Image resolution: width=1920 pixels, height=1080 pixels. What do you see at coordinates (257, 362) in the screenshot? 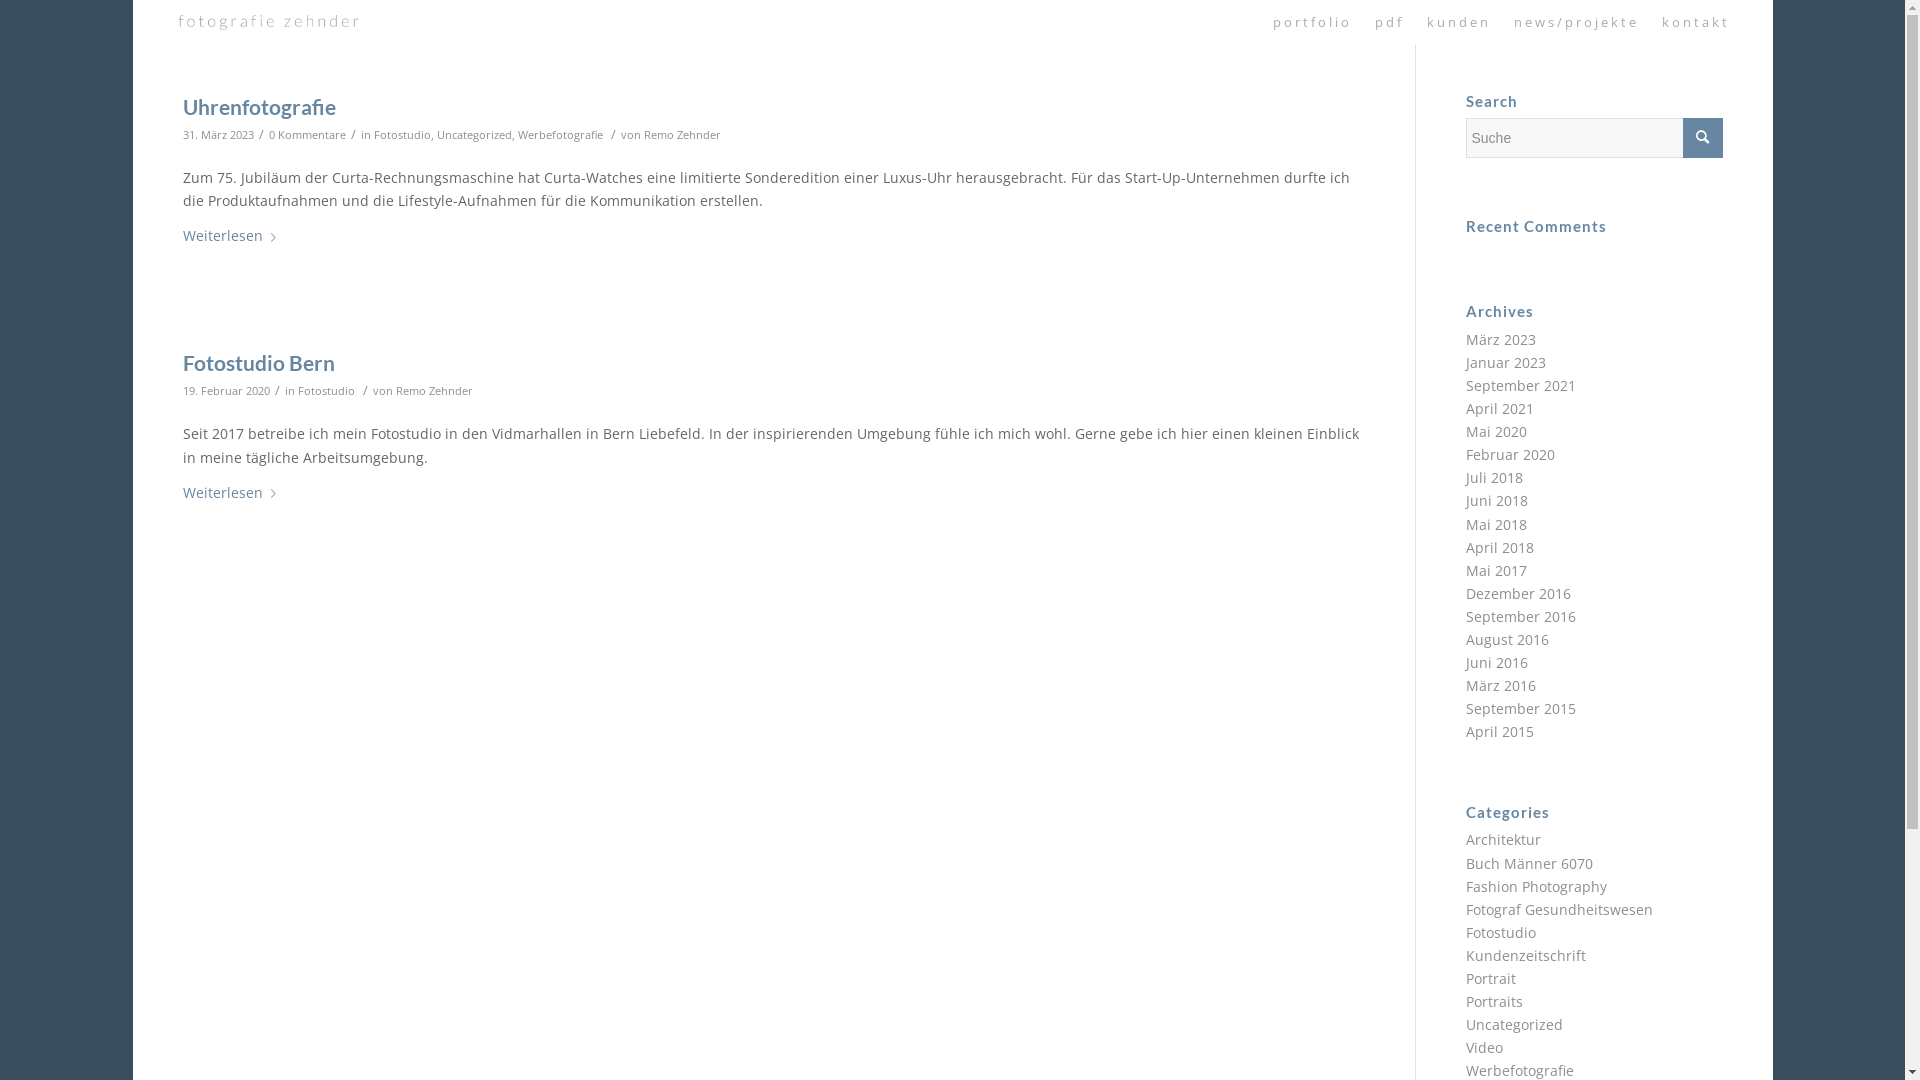
I see `'Fotostudio Bern'` at bounding box center [257, 362].